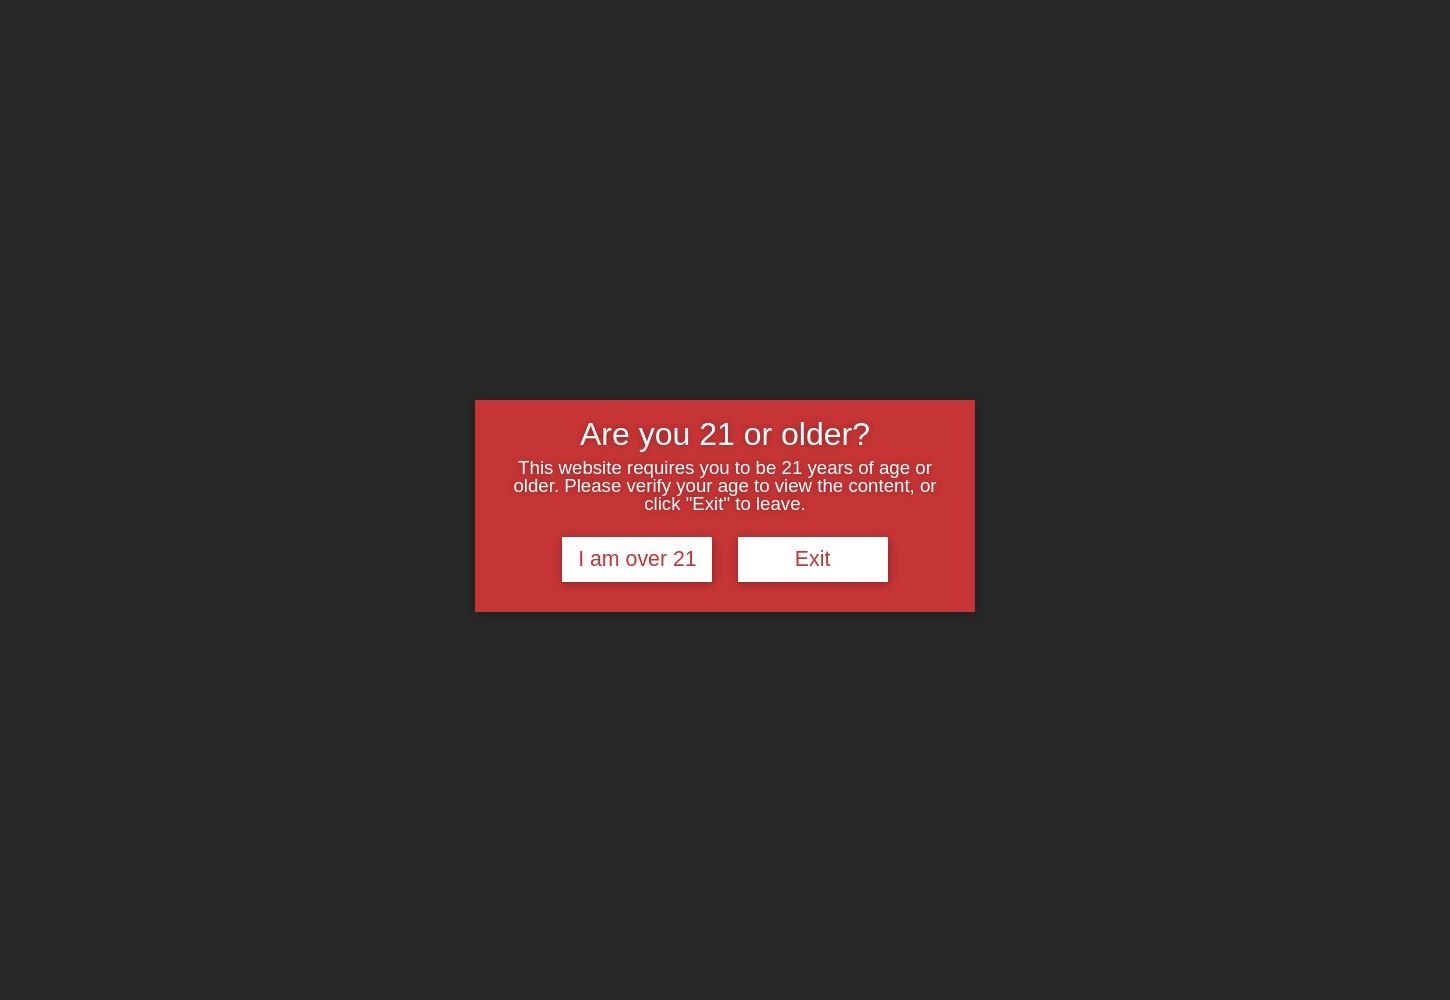  Describe the element at coordinates (723, 941) in the screenshot. I see `'Privacy Policy - Effective Date: January 1, 2020'` at that location.